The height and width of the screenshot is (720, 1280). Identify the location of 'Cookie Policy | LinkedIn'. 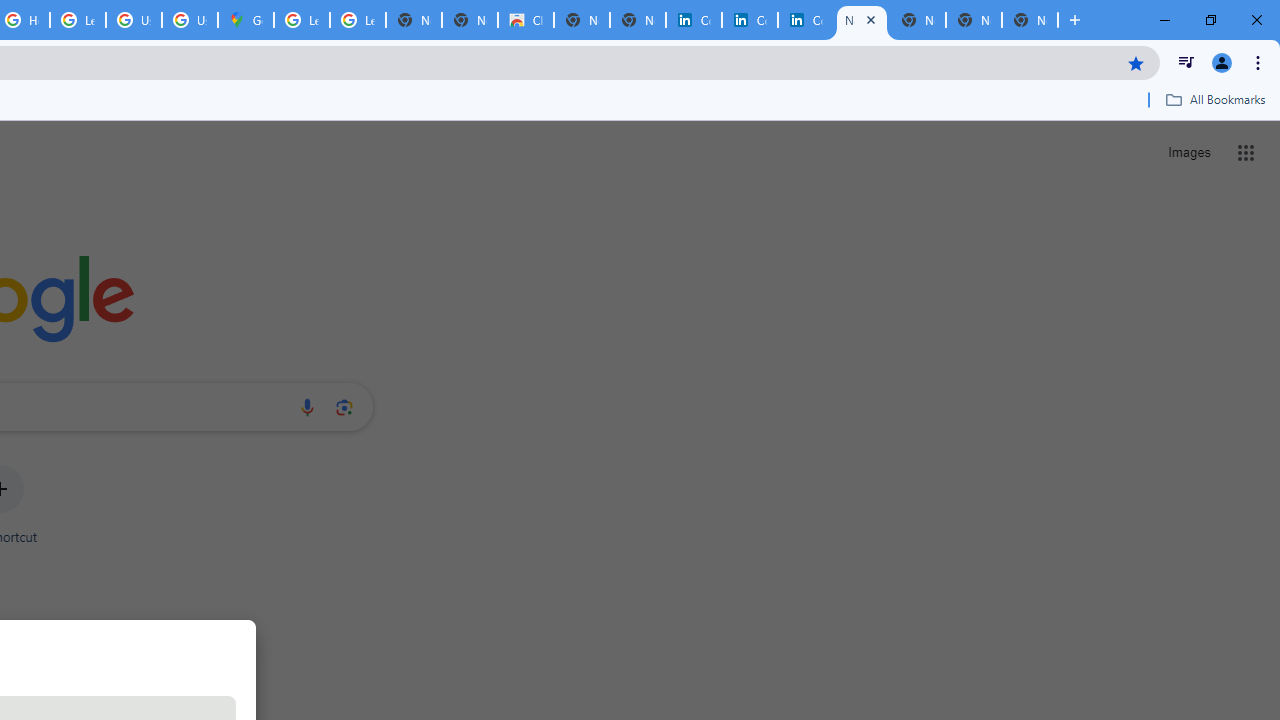
(749, 20).